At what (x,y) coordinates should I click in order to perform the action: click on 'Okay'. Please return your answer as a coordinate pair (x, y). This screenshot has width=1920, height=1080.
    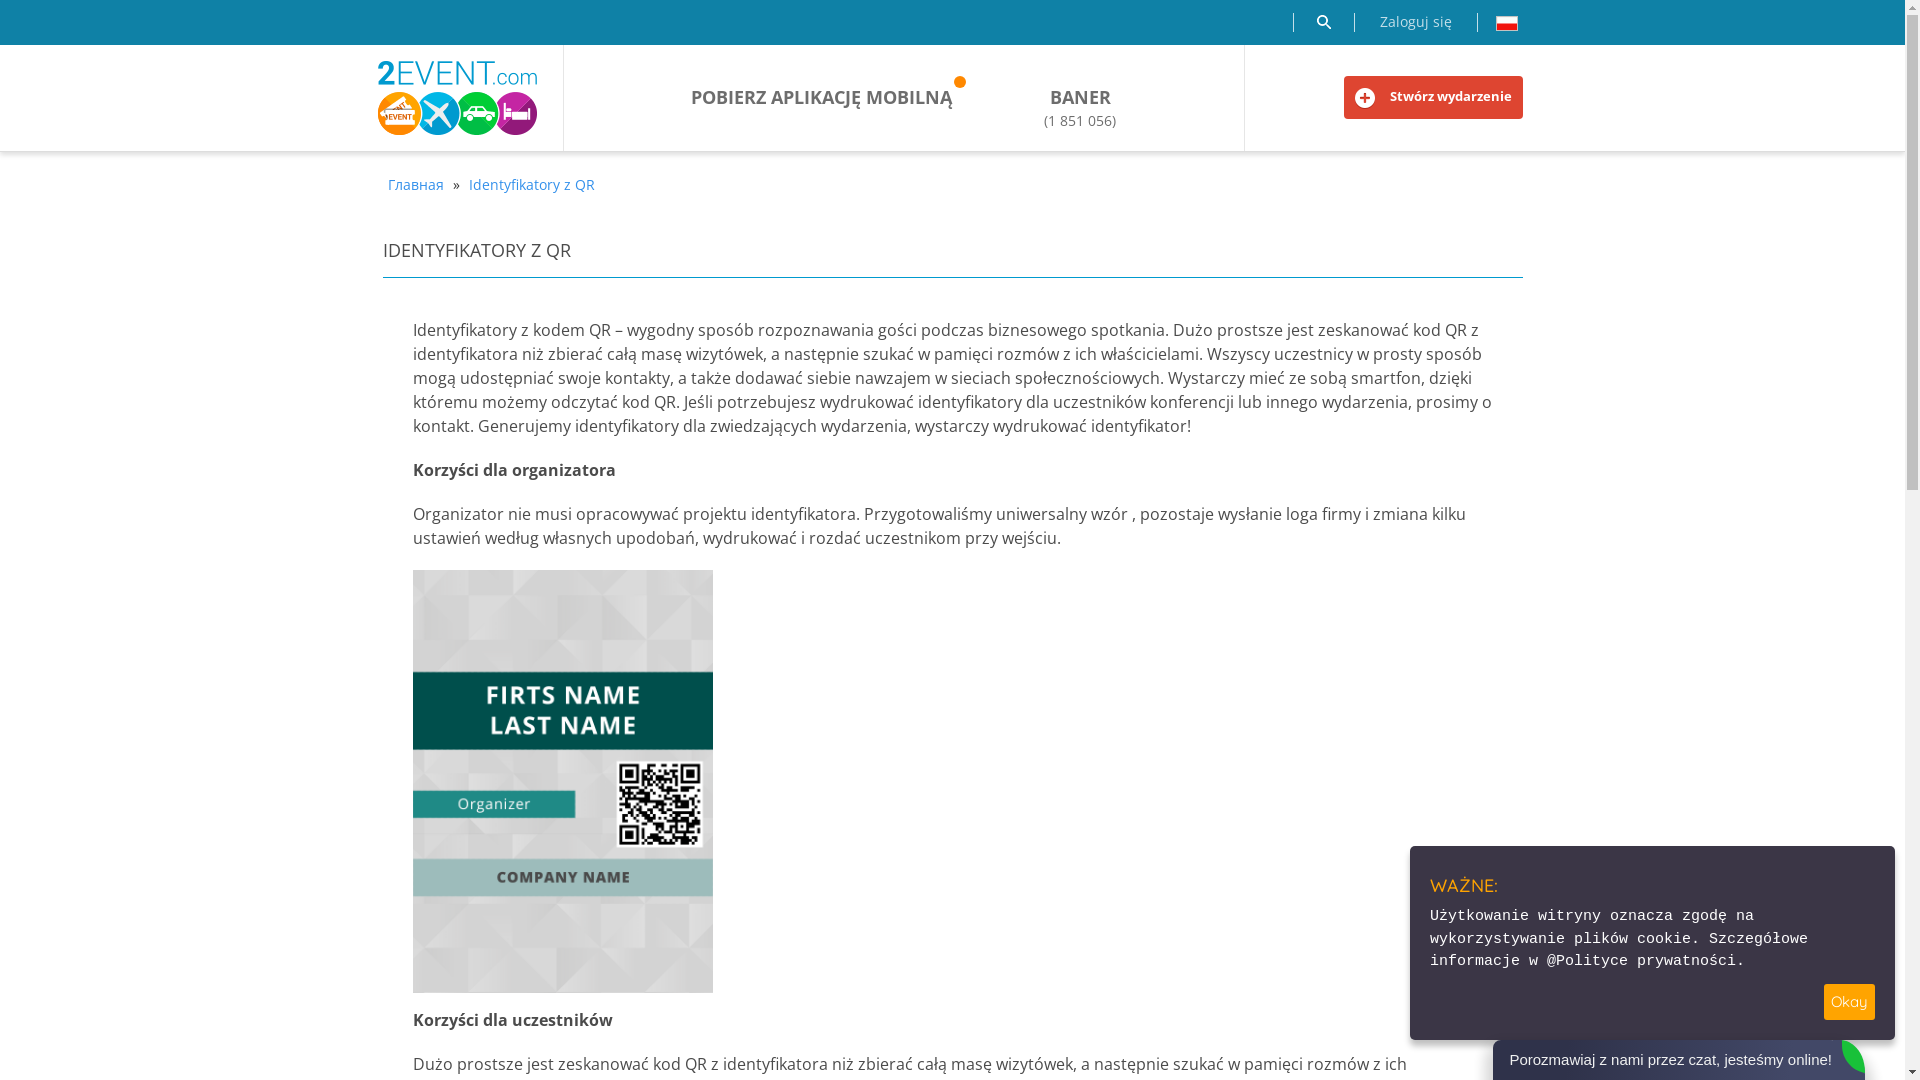
    Looking at the image, I should click on (1848, 1002).